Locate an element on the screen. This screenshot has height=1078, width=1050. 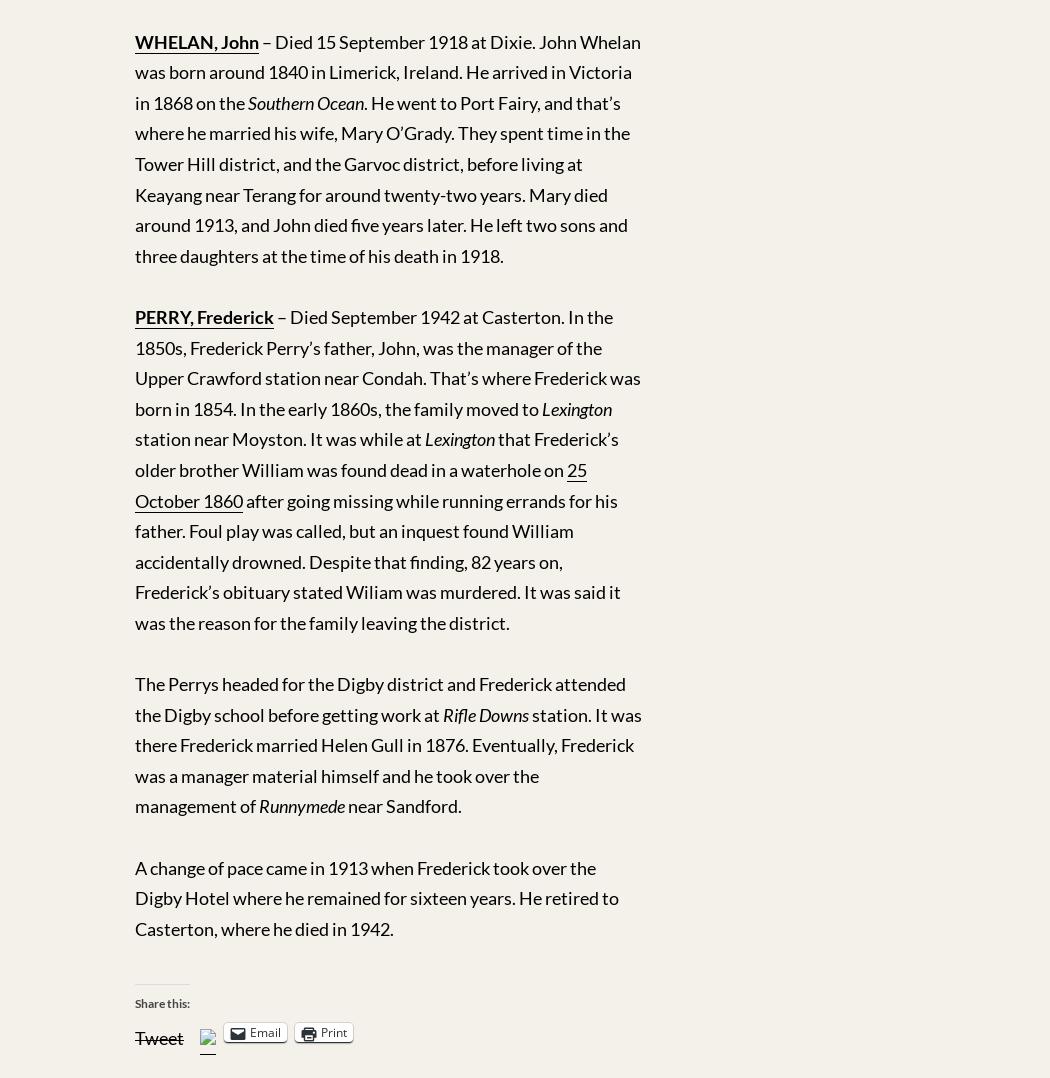
'WHELAN, John' is located at coordinates (195, 40).